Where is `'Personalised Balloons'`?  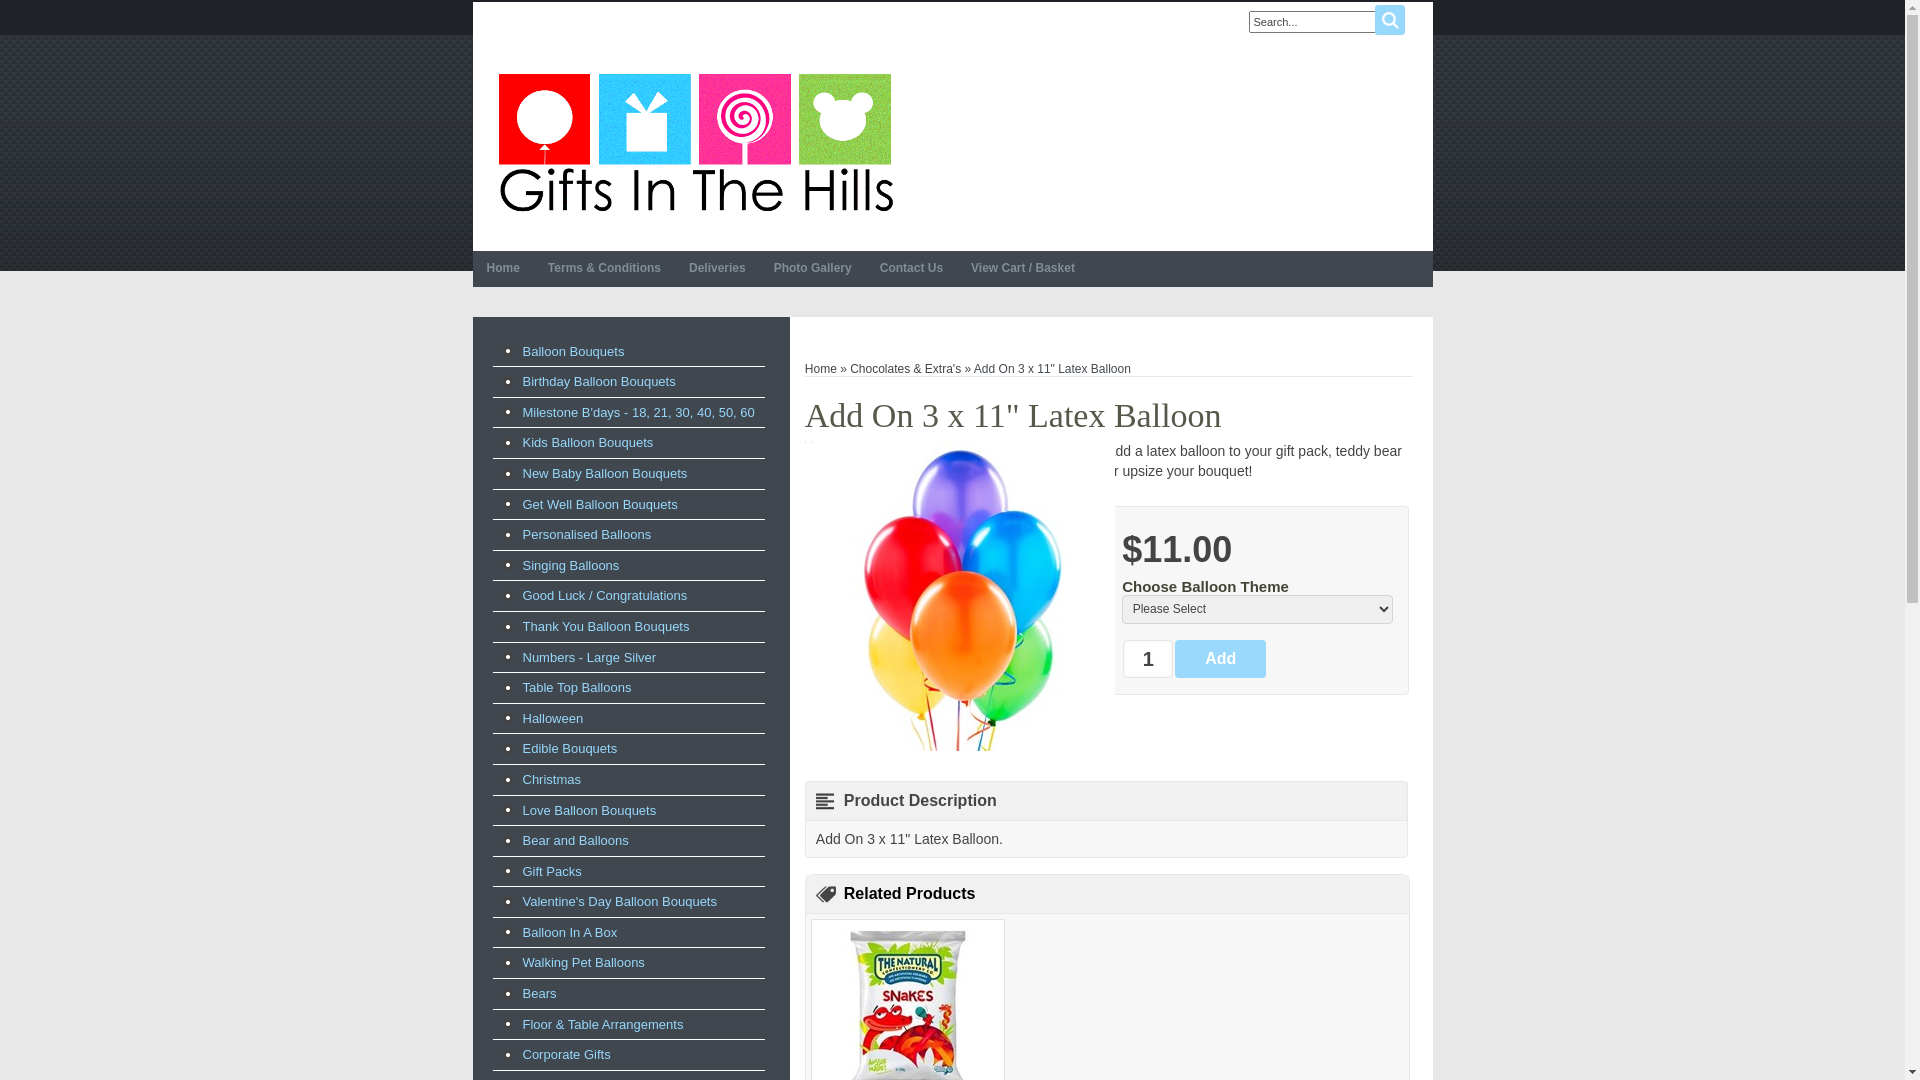
'Personalised Balloons' is located at coordinates (627, 534).